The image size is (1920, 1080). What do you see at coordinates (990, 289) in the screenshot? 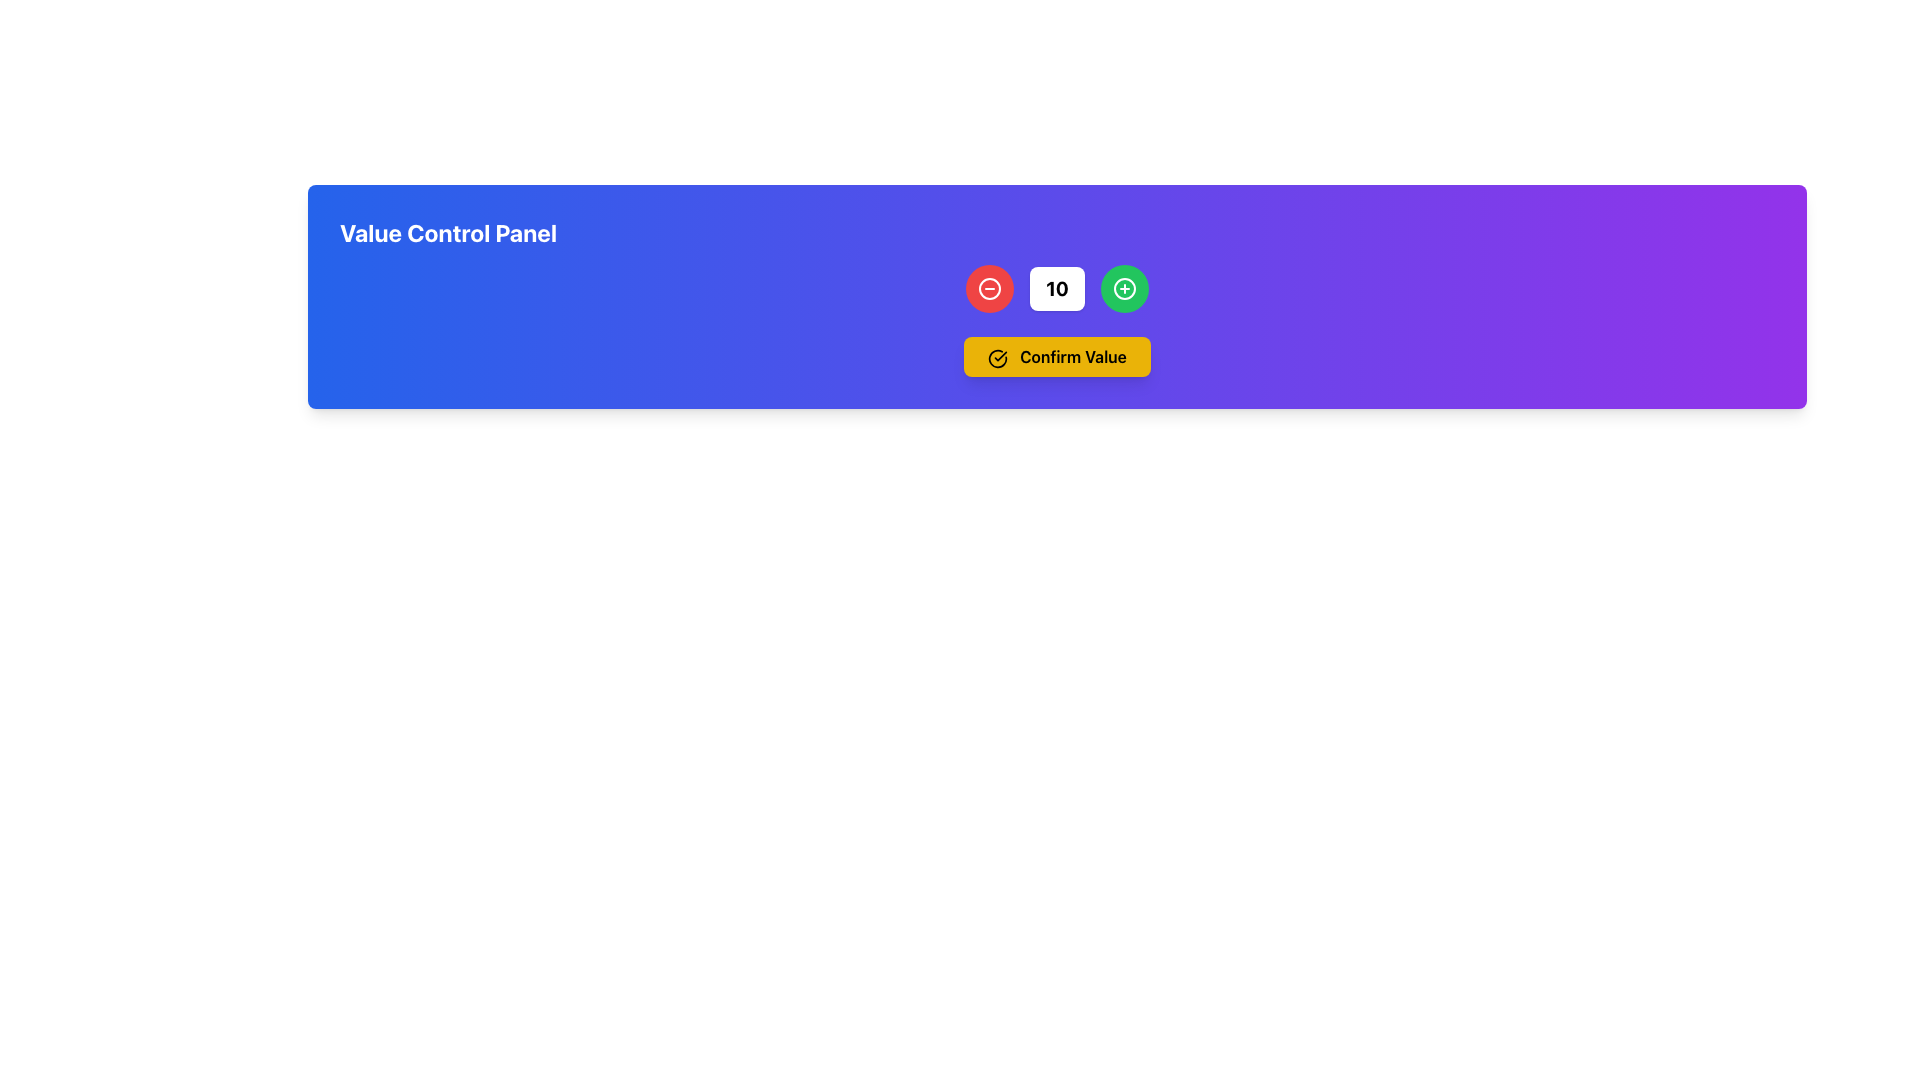
I see `the red circular button with an outlined minus symbol, which is the leftmost button in a group of three controls, positioned to the left of the white box displaying the number '10'` at bounding box center [990, 289].